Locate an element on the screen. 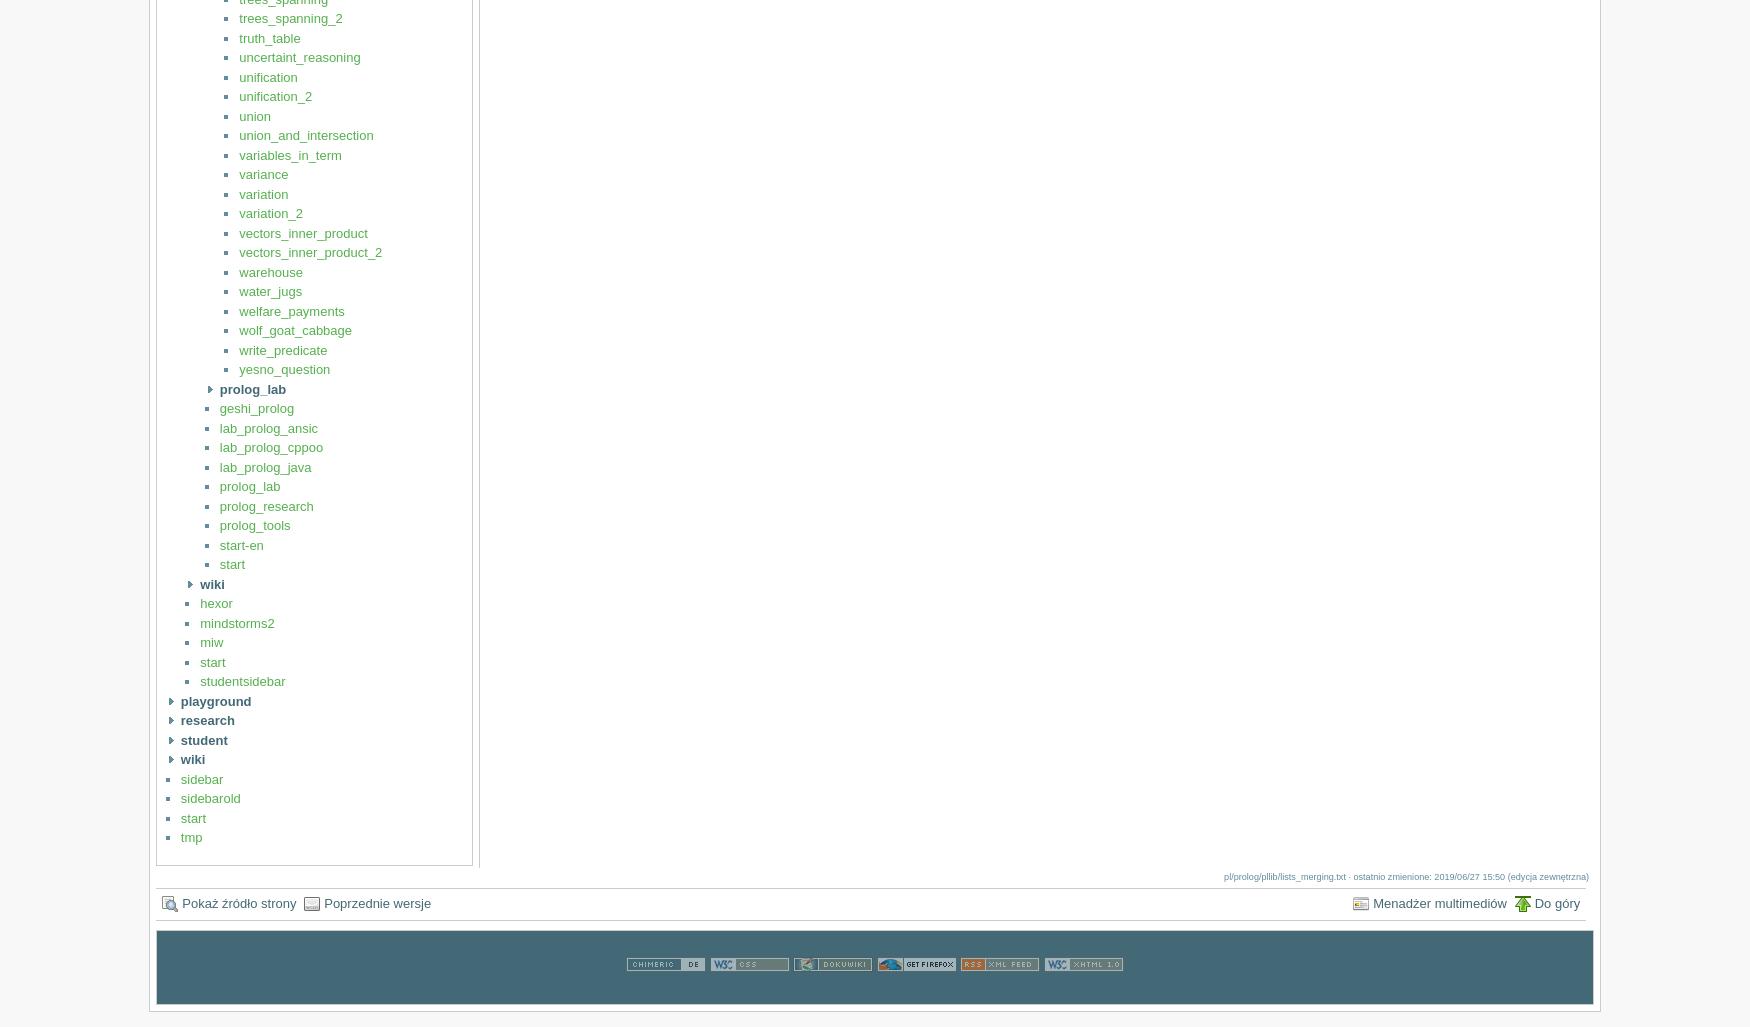  'playground' is located at coordinates (215, 700).